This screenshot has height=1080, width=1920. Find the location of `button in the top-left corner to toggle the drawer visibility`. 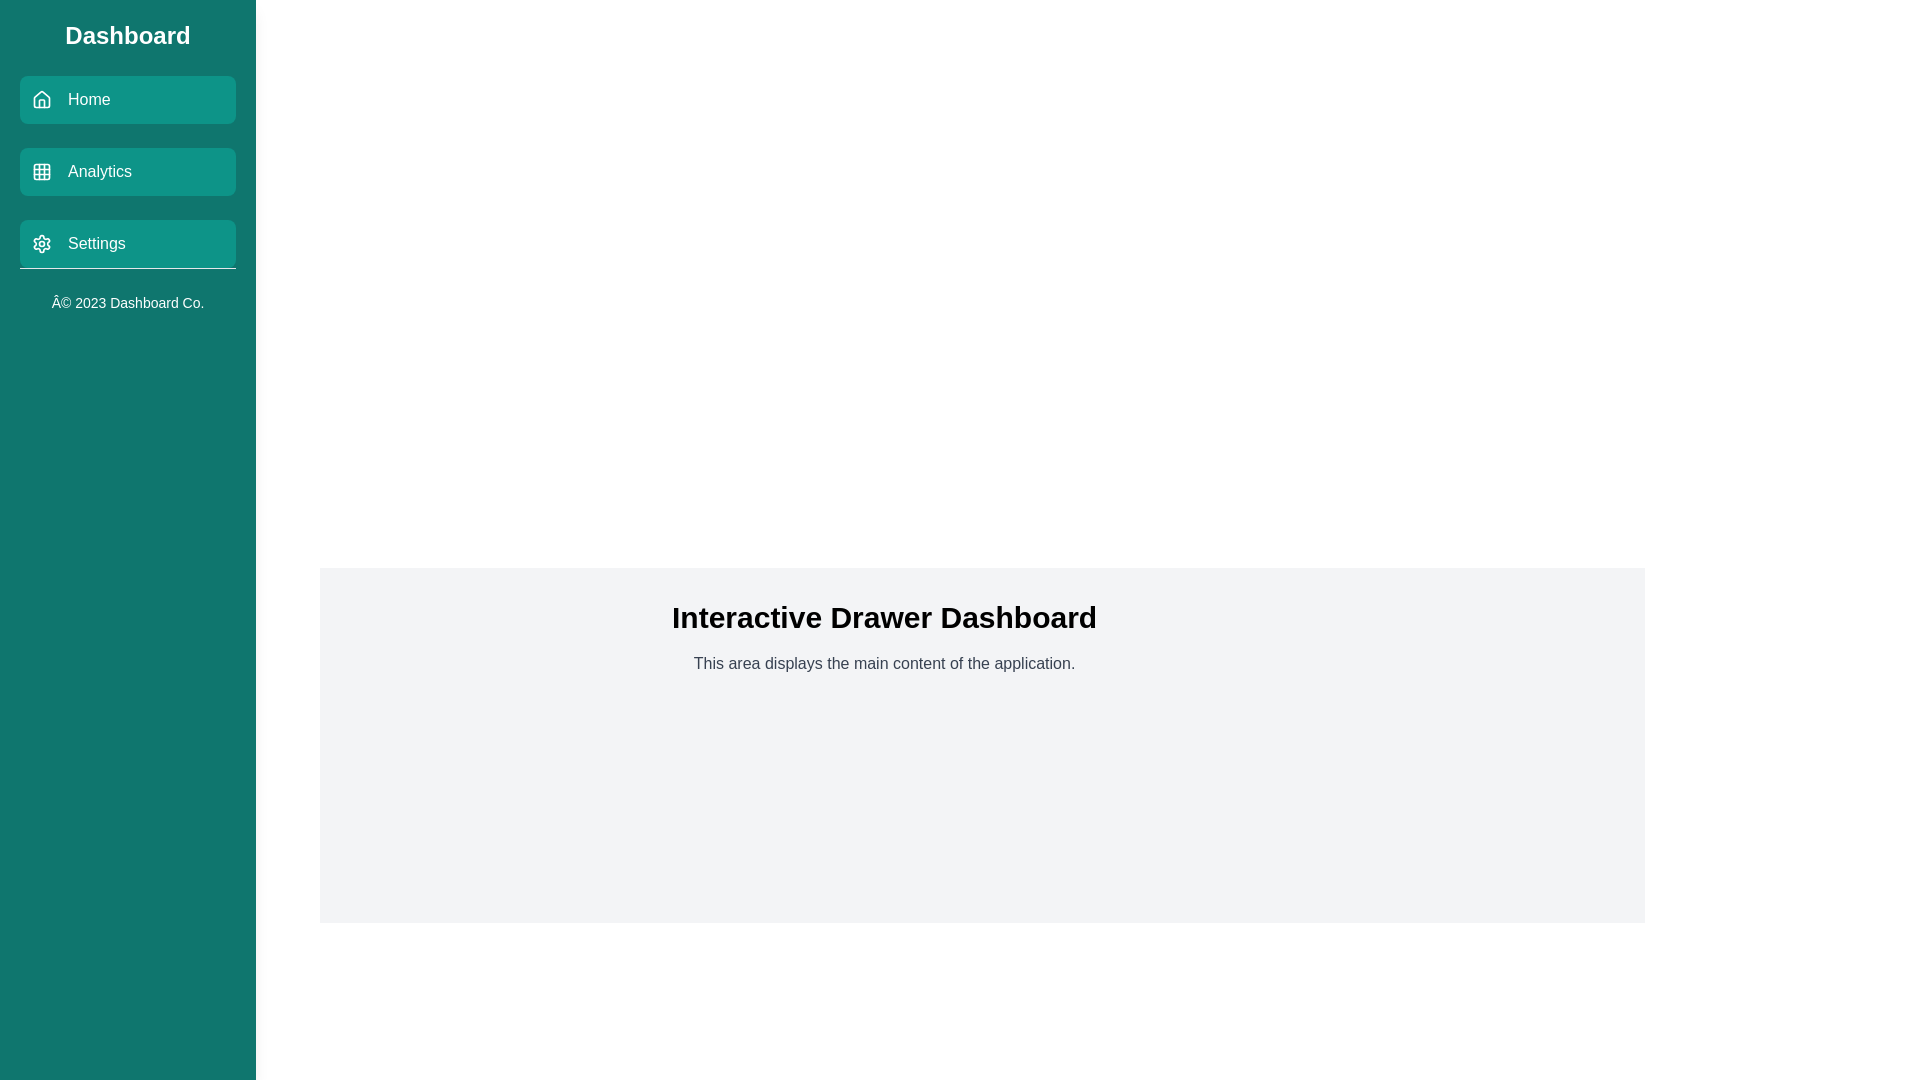

button in the top-left corner to toggle the drawer visibility is located at coordinates (43, 43).